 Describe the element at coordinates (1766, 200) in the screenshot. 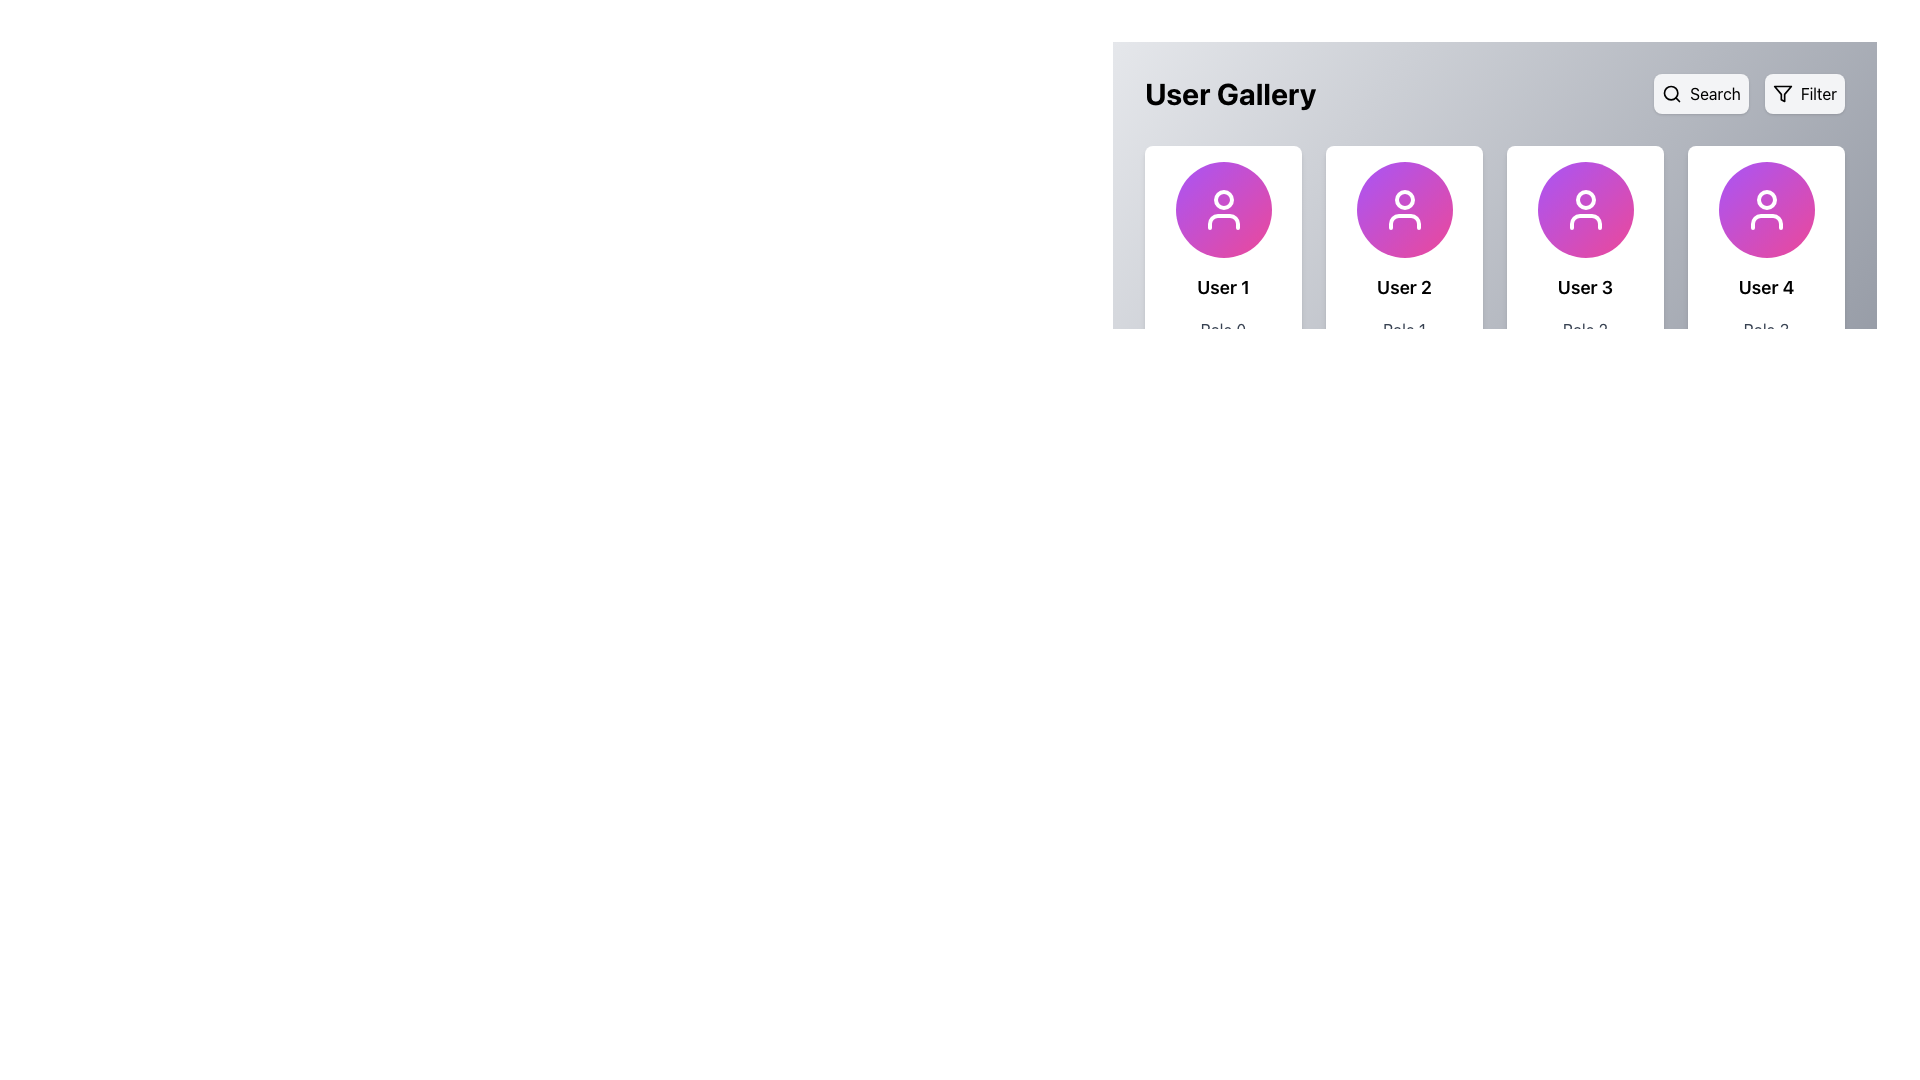

I see `the head circle of the user icon for the fourth user in the user gallery, which is located at the top center of the card titled 'User 4'` at that location.